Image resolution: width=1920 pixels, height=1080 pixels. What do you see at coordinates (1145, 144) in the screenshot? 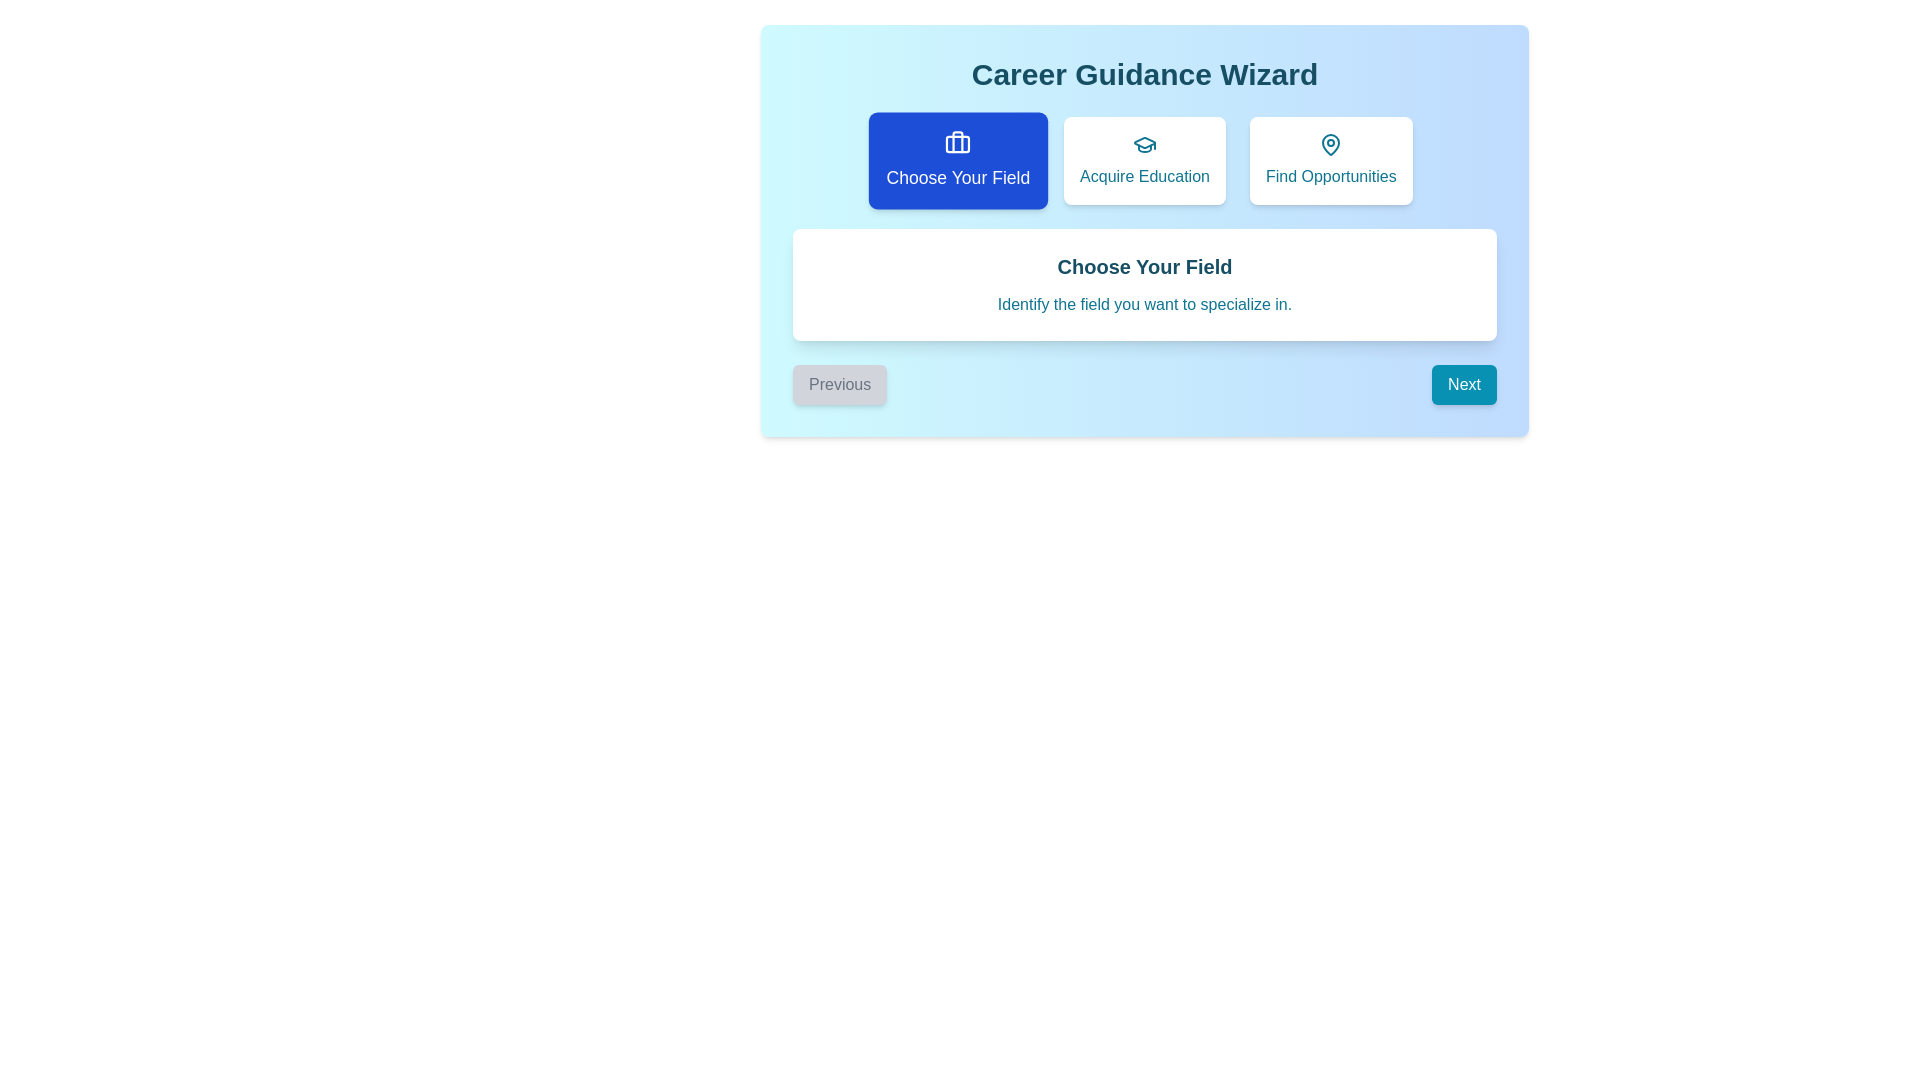
I see `the graduation cap icon, which is outlined in cyan and located above the 'Acquire Education' text within the 'Acquire Education' button` at bounding box center [1145, 144].